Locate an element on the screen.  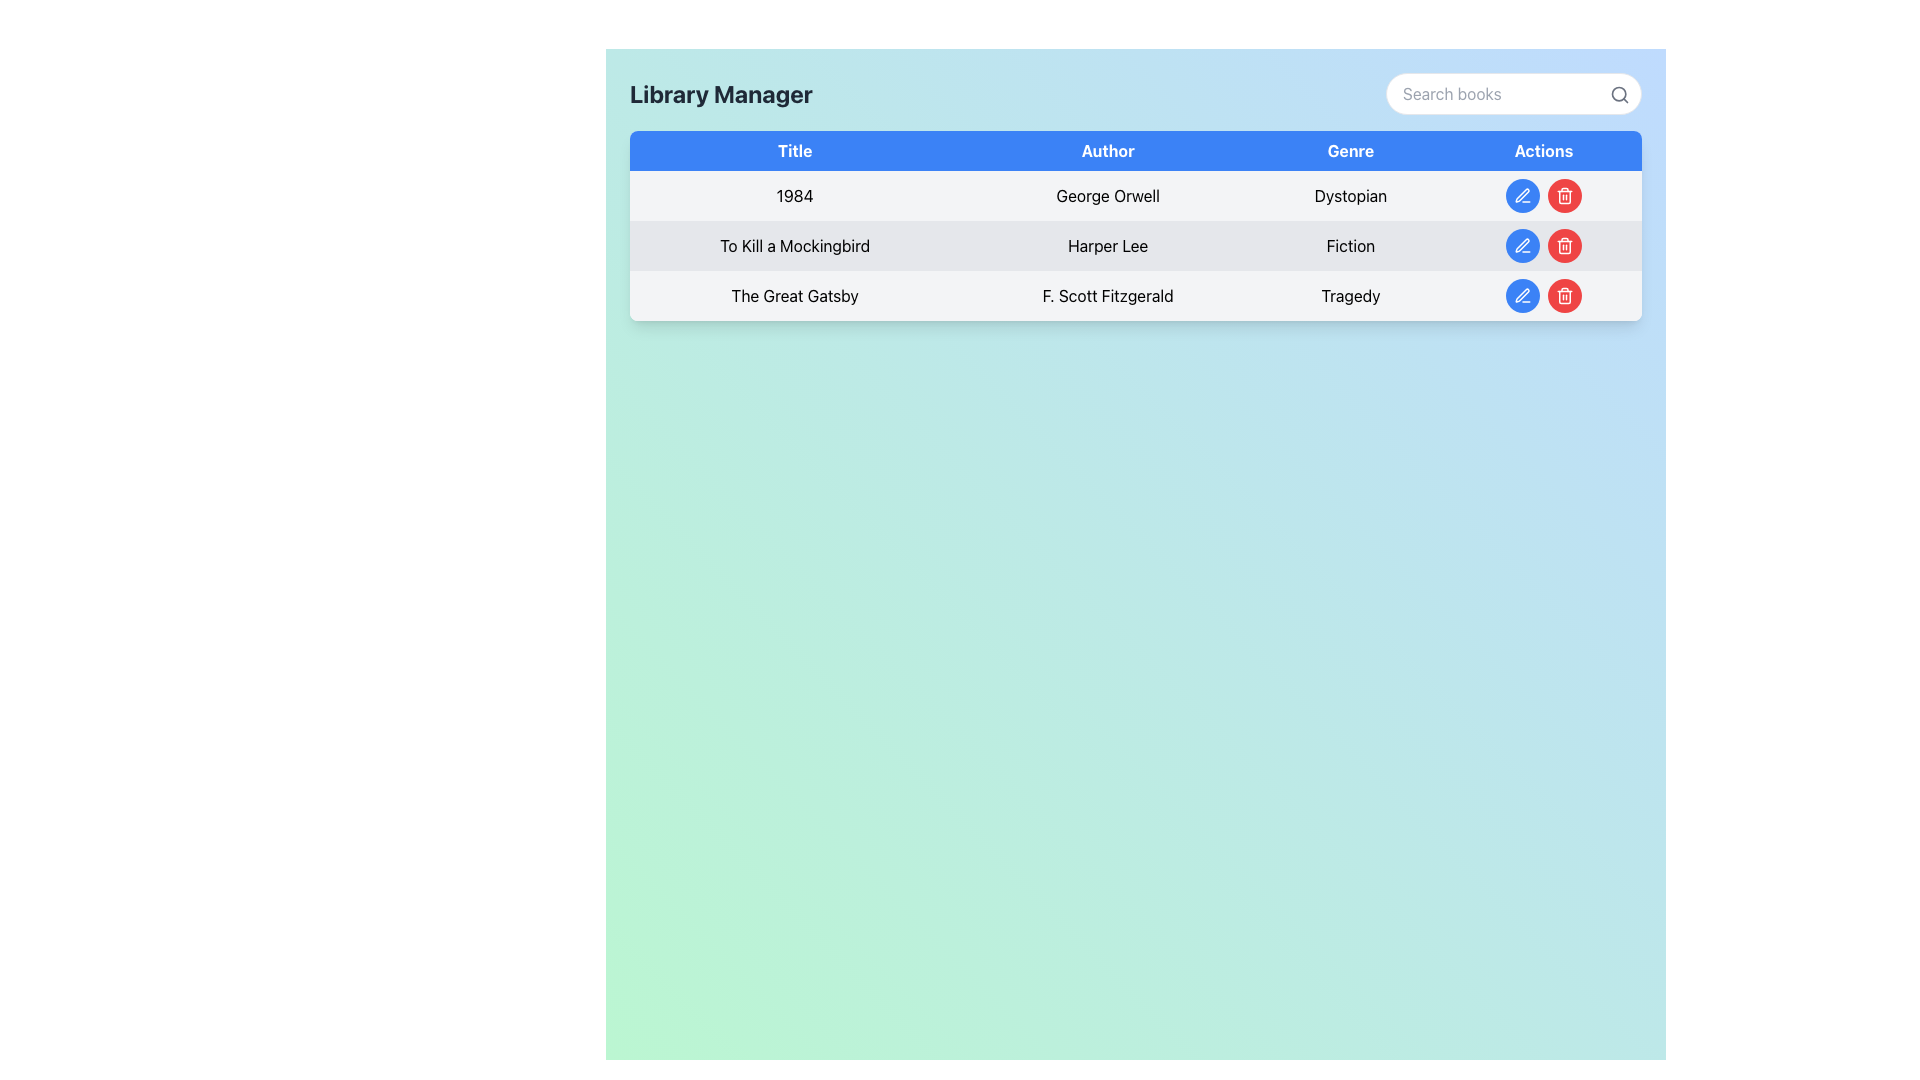
the edit button in the 'Actions' section for the book 'To Kill a Mockingbird' is located at coordinates (1521, 245).